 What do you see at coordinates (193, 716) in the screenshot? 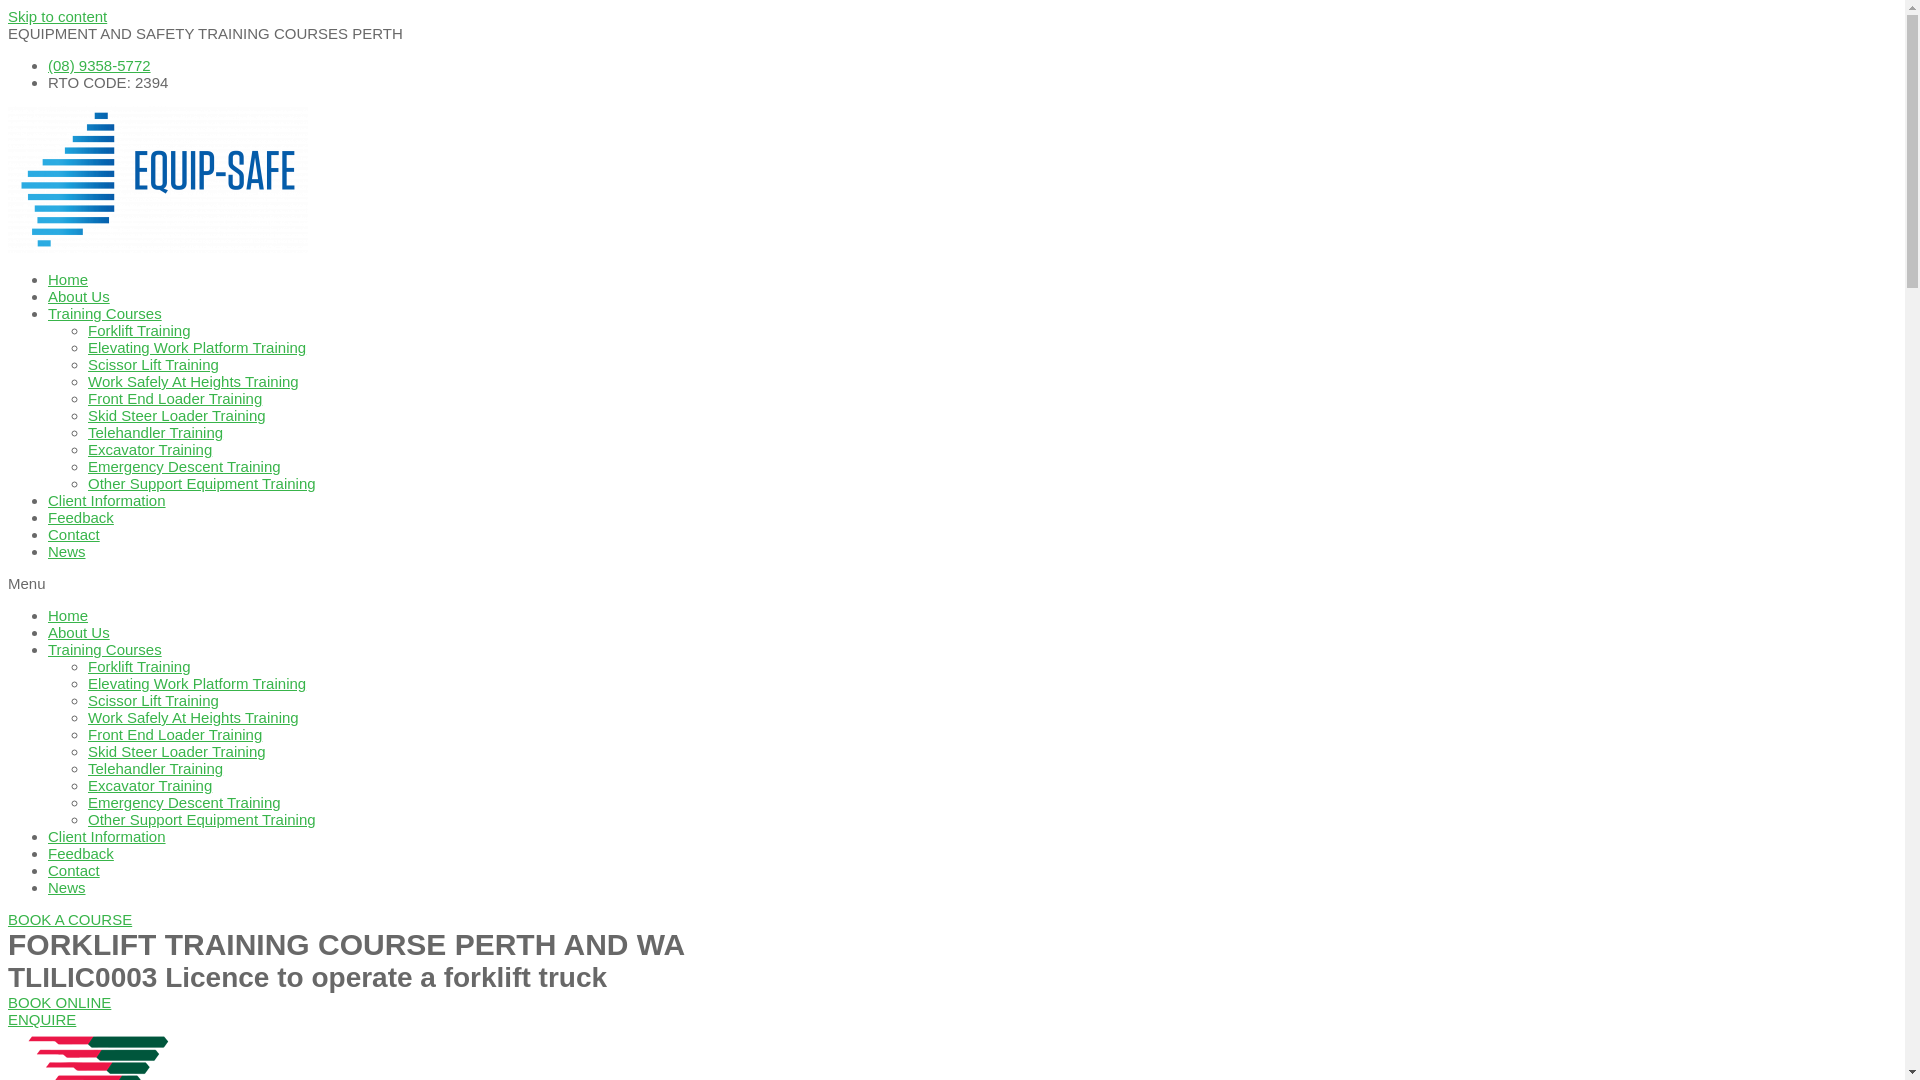
I see `'Work Safely At Heights Training'` at bounding box center [193, 716].